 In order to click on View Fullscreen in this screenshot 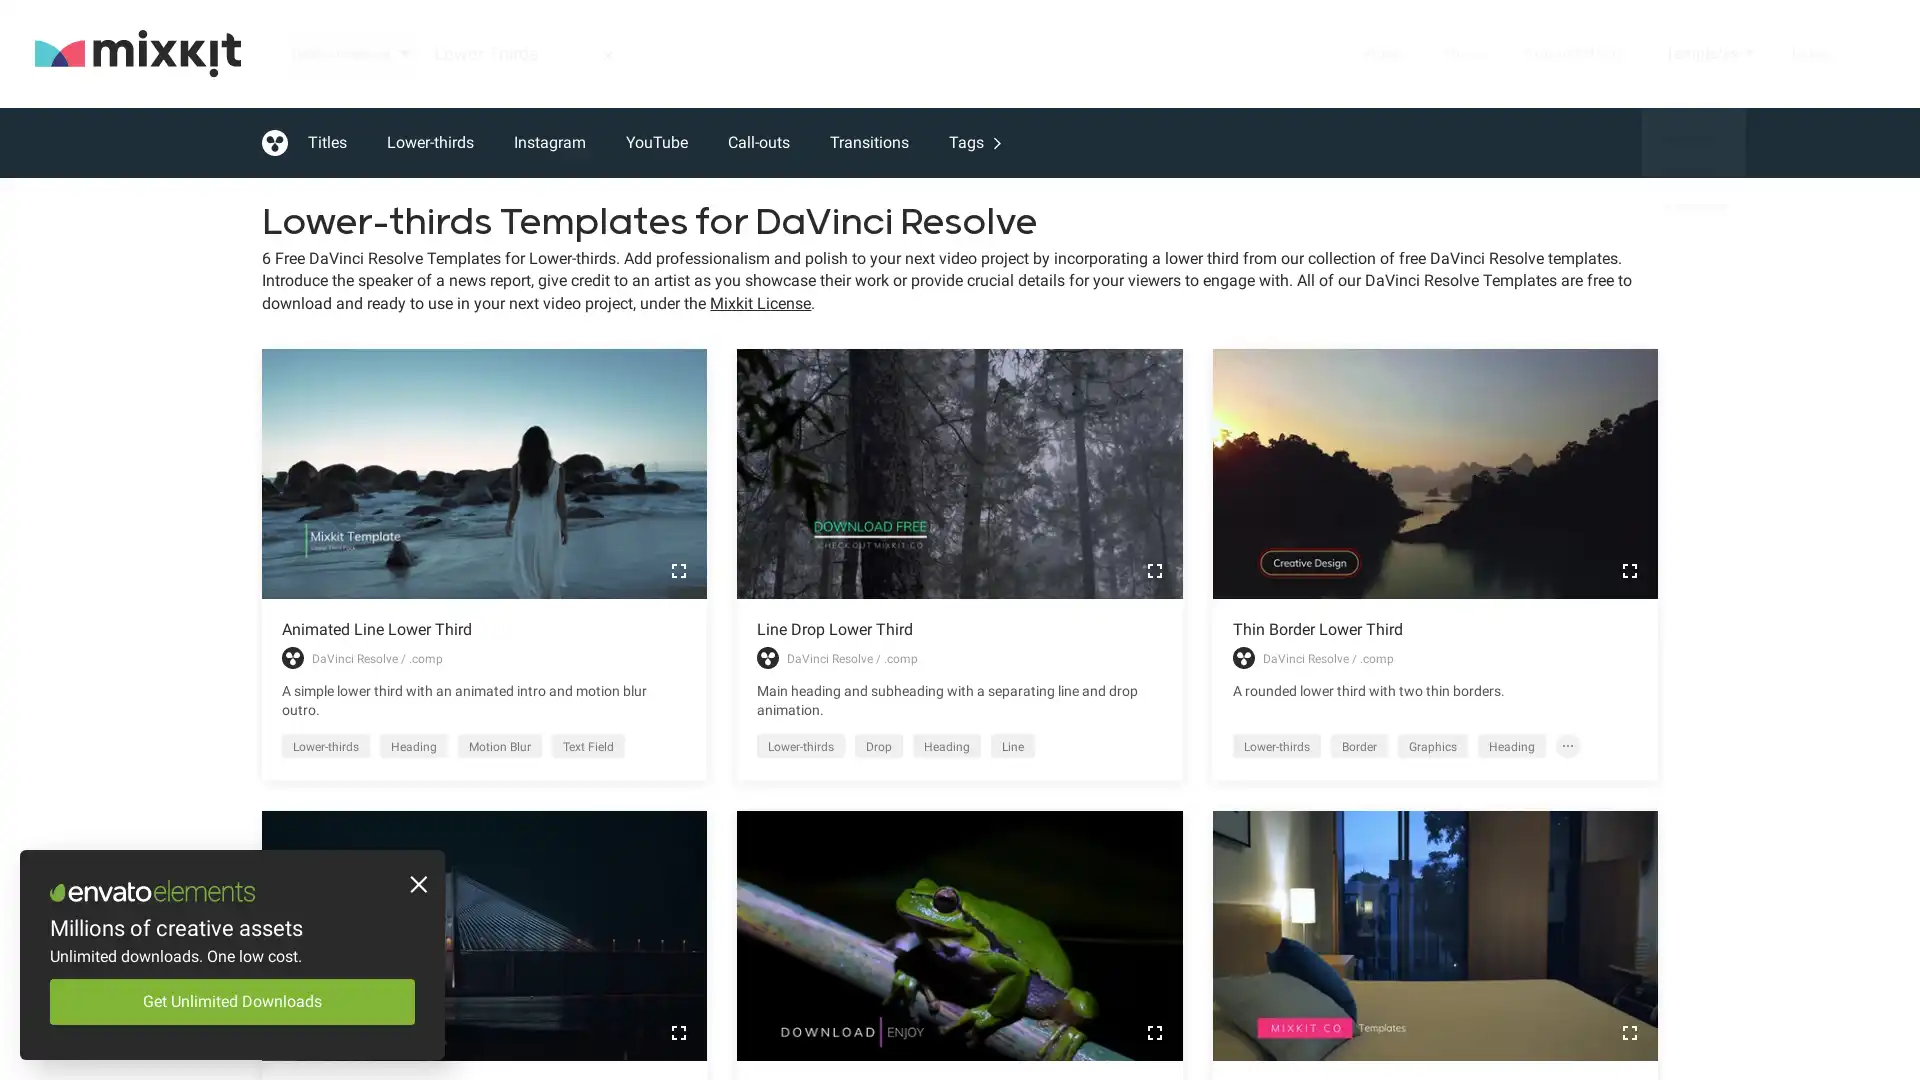, I will do `click(1153, 570)`.